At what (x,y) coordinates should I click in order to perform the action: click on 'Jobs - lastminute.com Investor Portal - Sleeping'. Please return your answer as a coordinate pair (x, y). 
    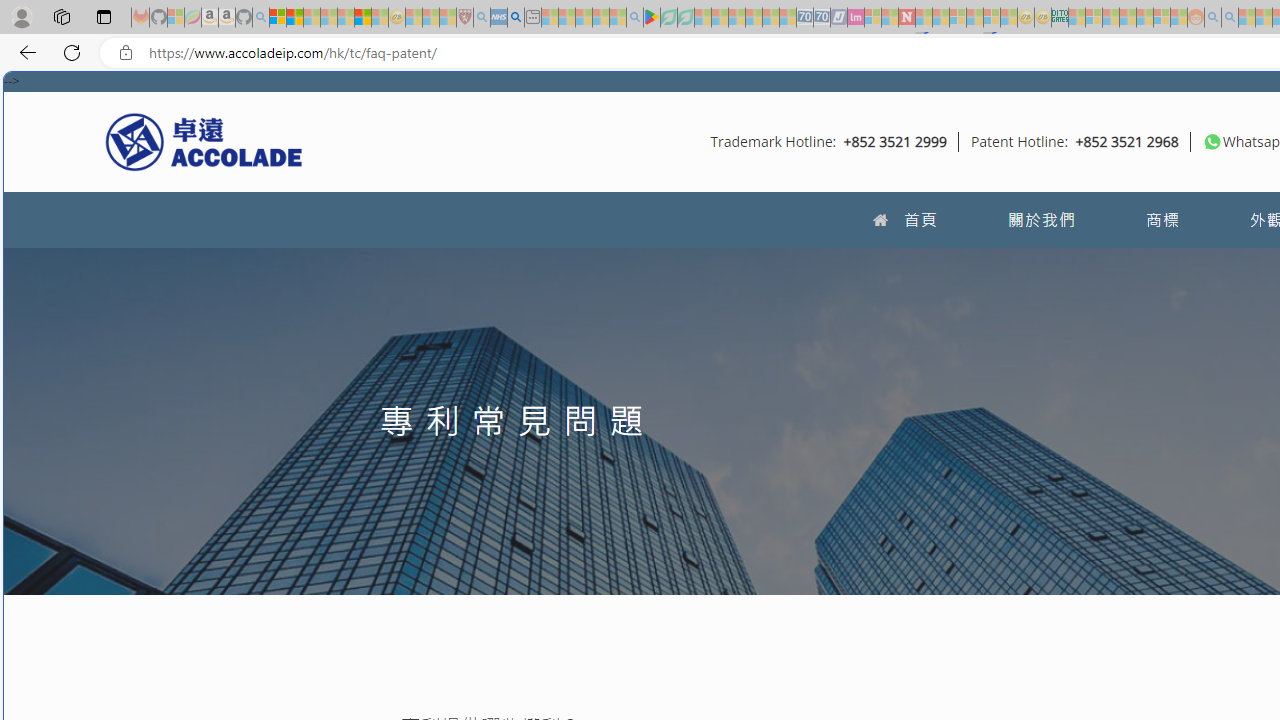
    Looking at the image, I should click on (855, 17).